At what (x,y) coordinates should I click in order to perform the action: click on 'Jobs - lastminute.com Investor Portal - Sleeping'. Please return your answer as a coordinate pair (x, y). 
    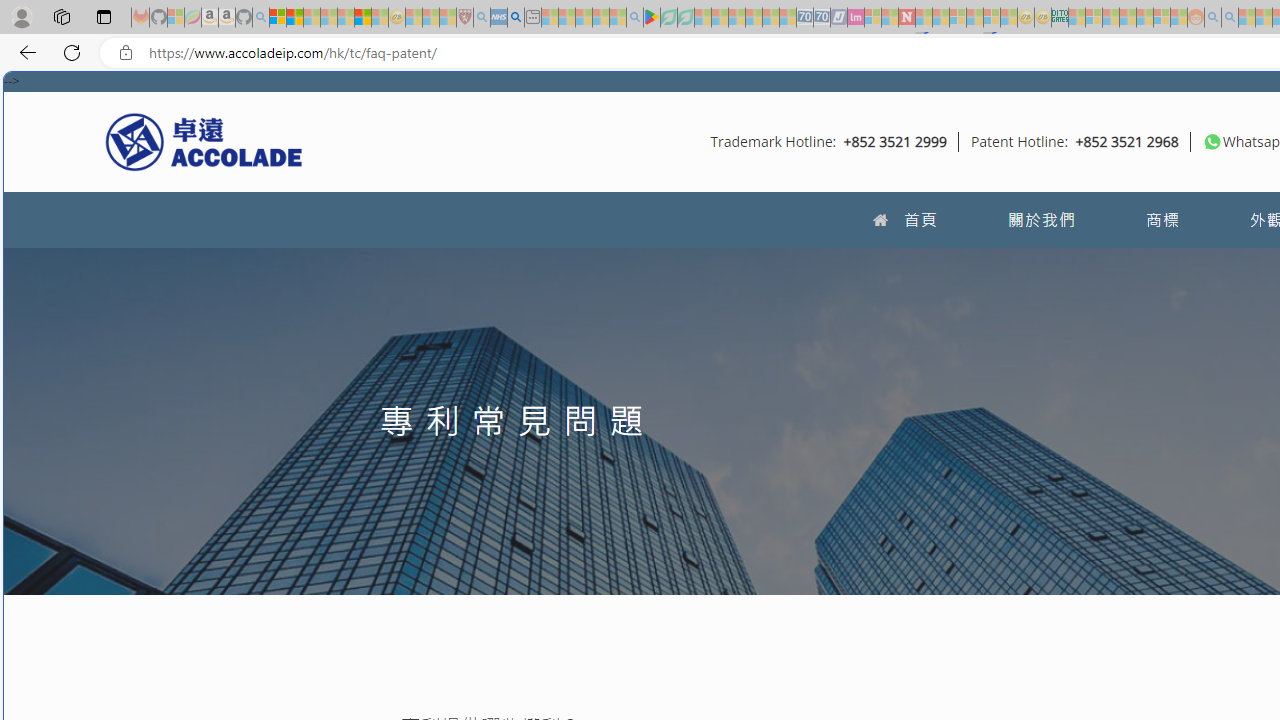
    Looking at the image, I should click on (855, 17).